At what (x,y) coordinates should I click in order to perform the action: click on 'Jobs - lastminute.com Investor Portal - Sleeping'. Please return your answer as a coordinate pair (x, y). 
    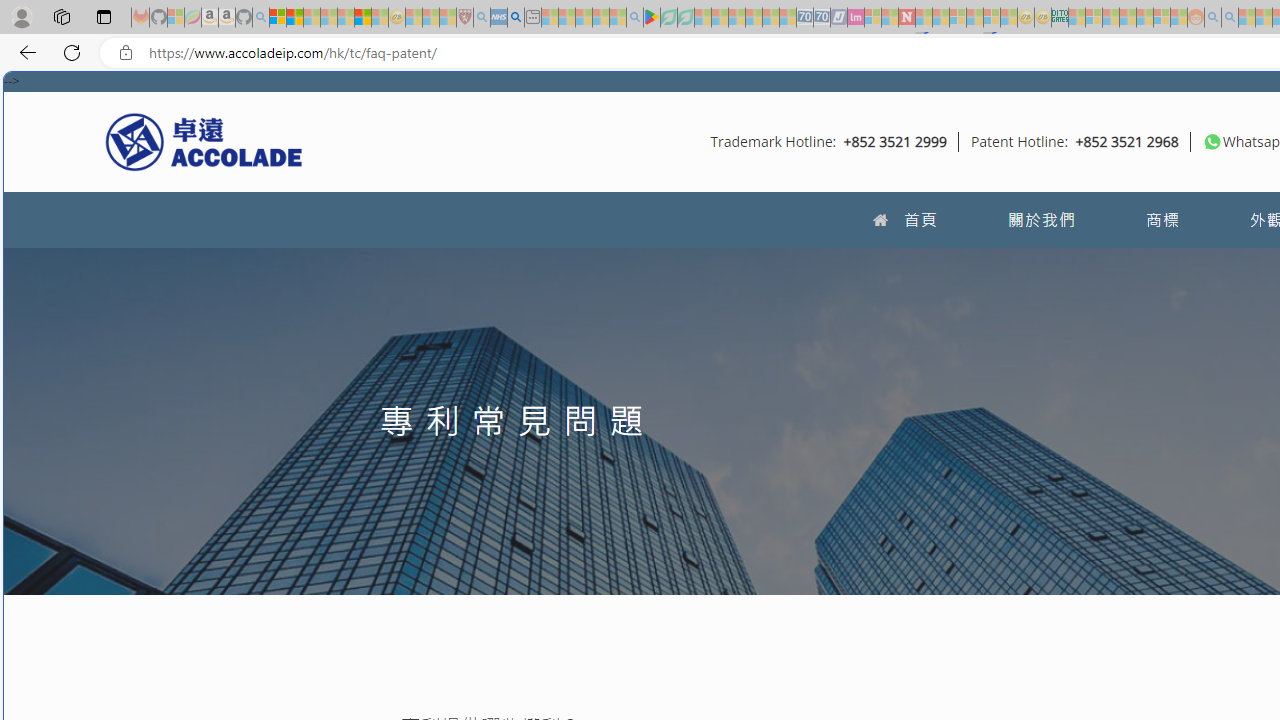
    Looking at the image, I should click on (855, 17).